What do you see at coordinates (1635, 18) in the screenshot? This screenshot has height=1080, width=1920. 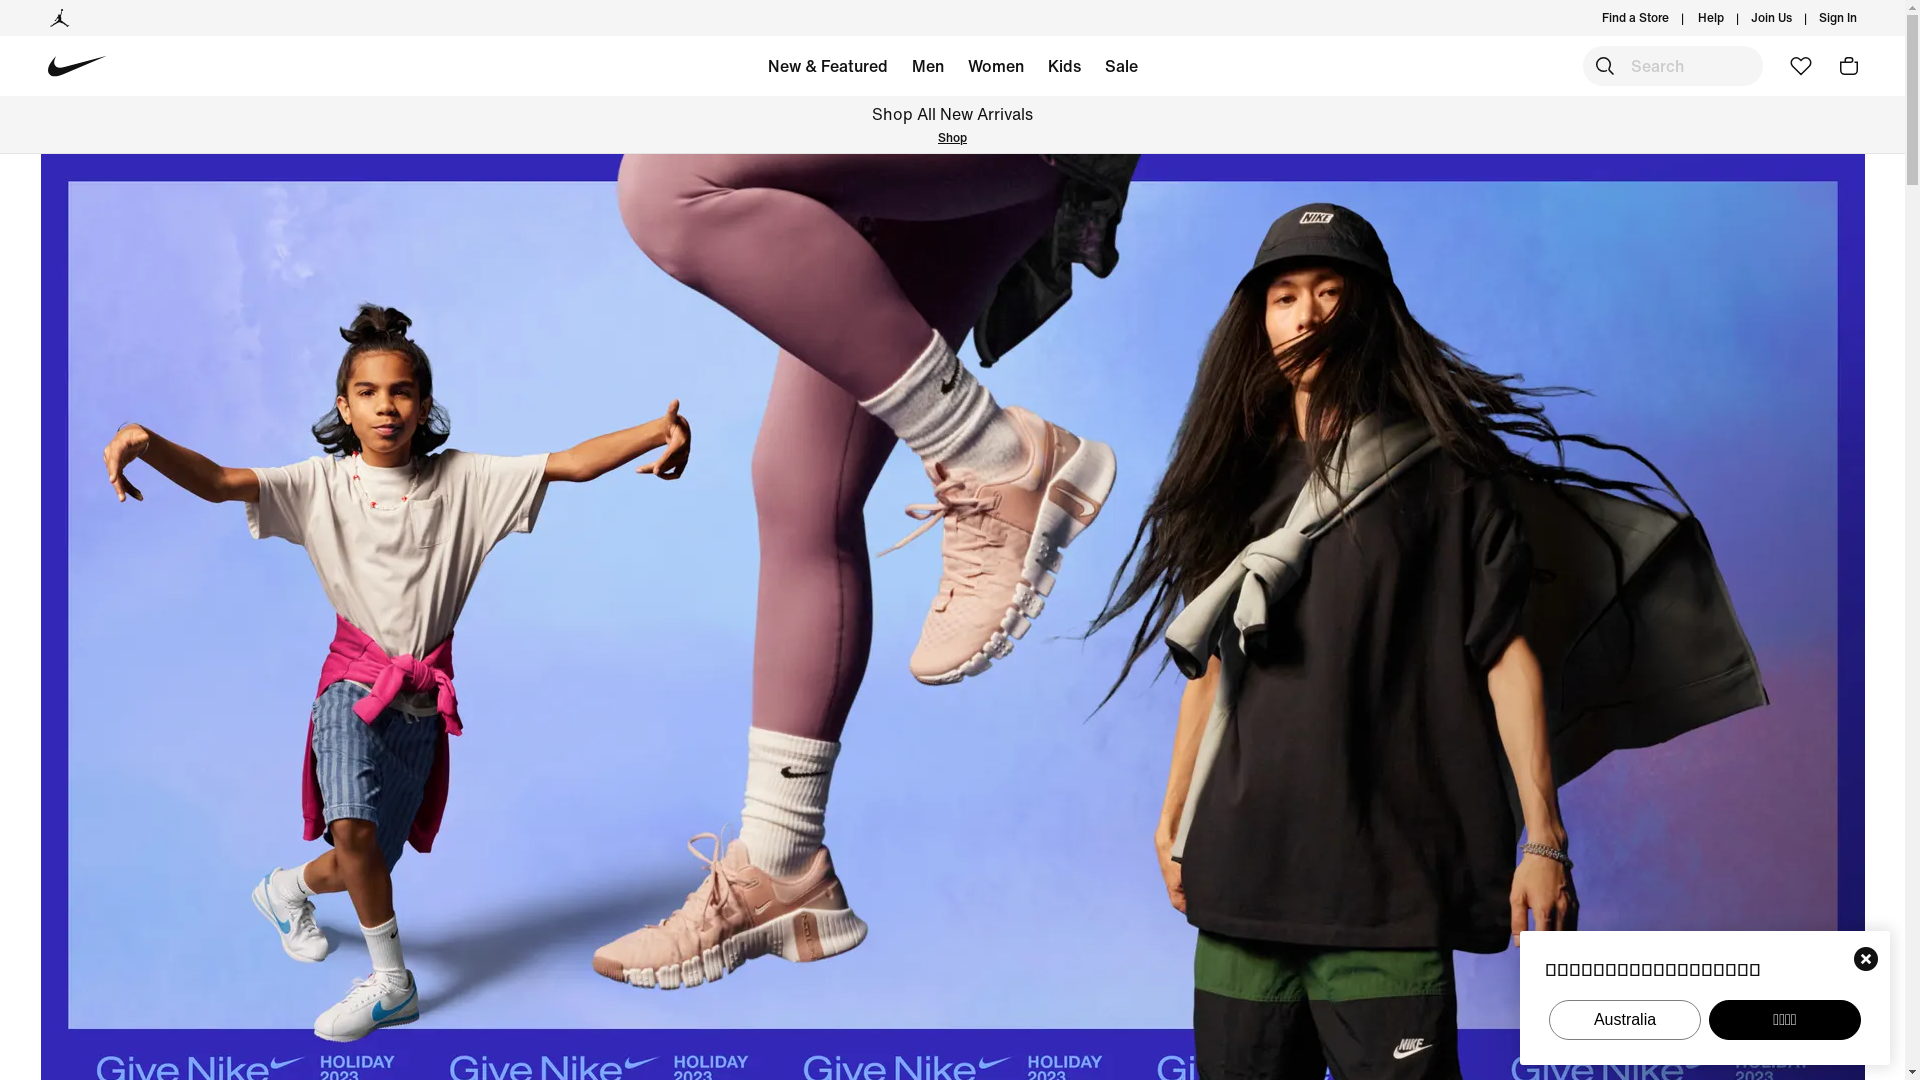 I see `'Find a Store'` at bounding box center [1635, 18].